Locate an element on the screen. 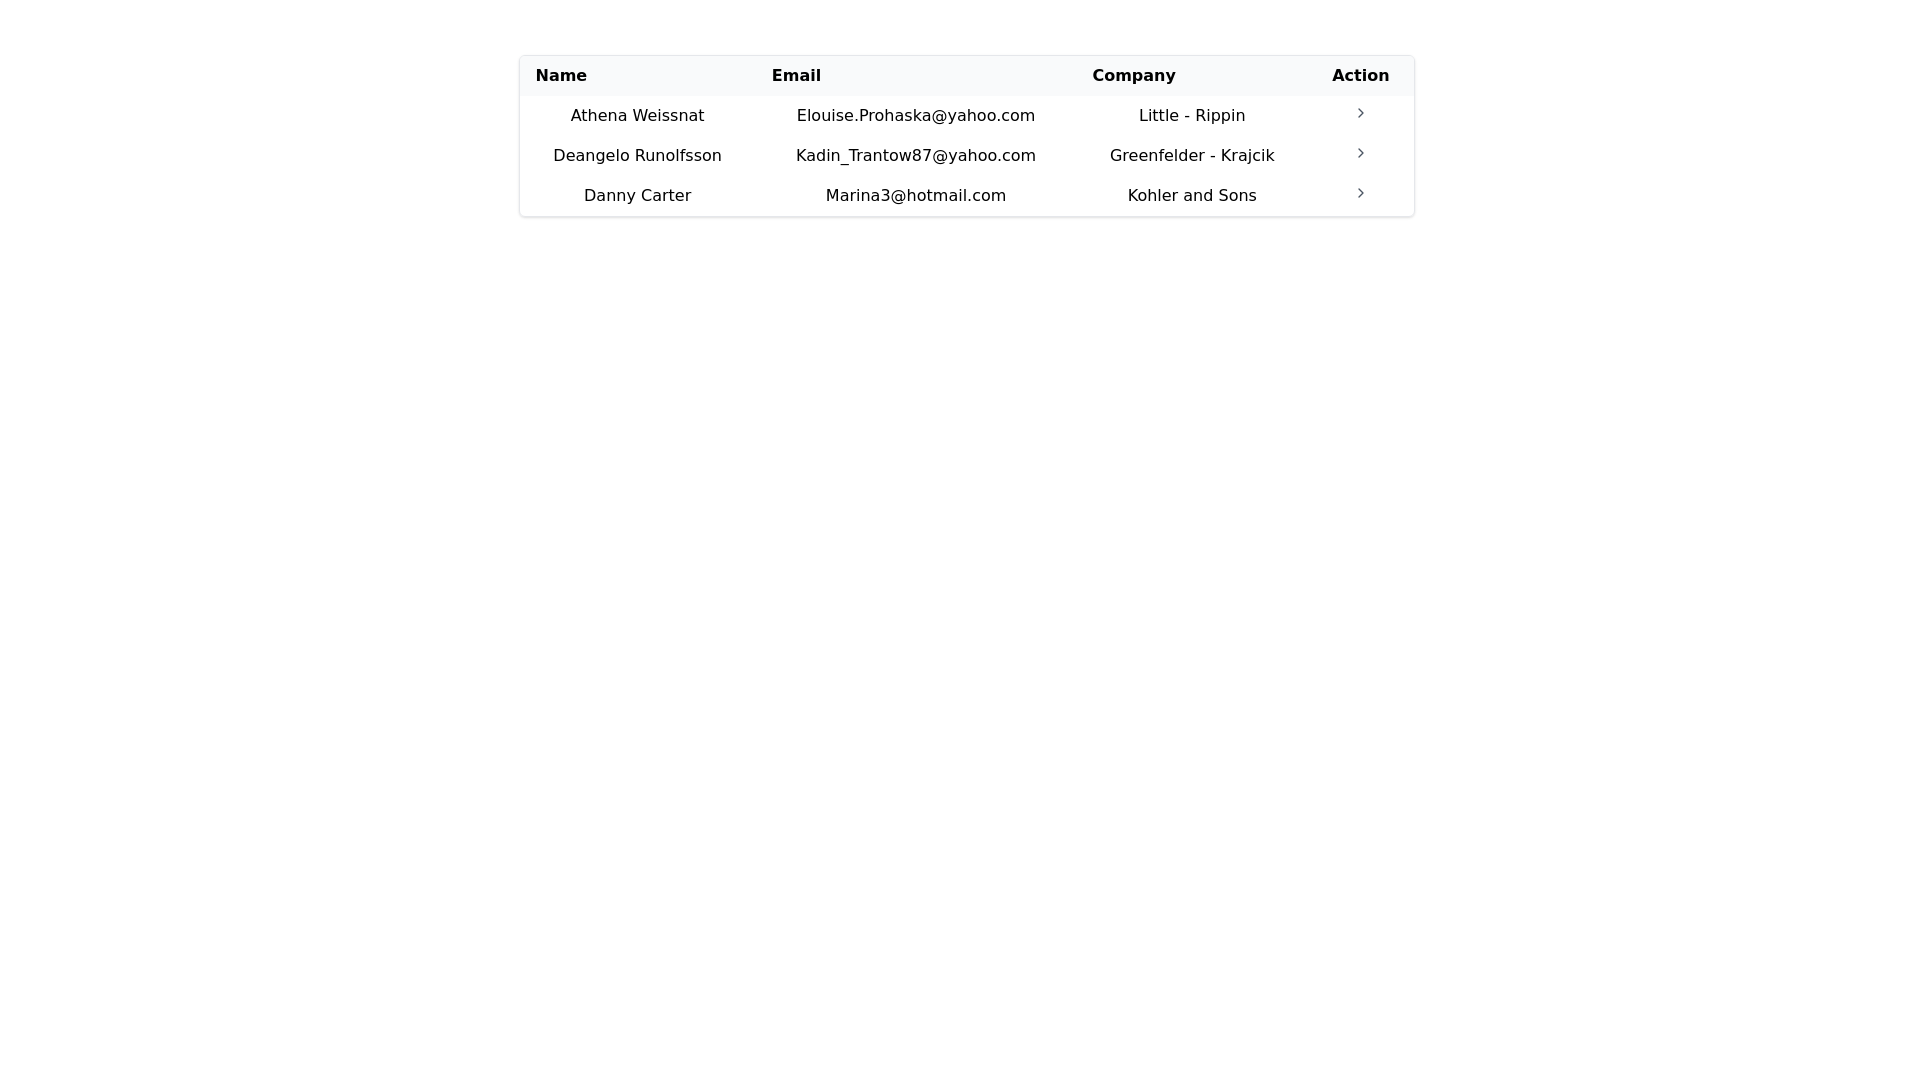 This screenshot has width=1920, height=1080. the static text label displaying the company name located in the 'Company' column of the last row of the table, positioned between the email 'Marina3@hotmail.com' and an action icon is located at coordinates (1192, 196).